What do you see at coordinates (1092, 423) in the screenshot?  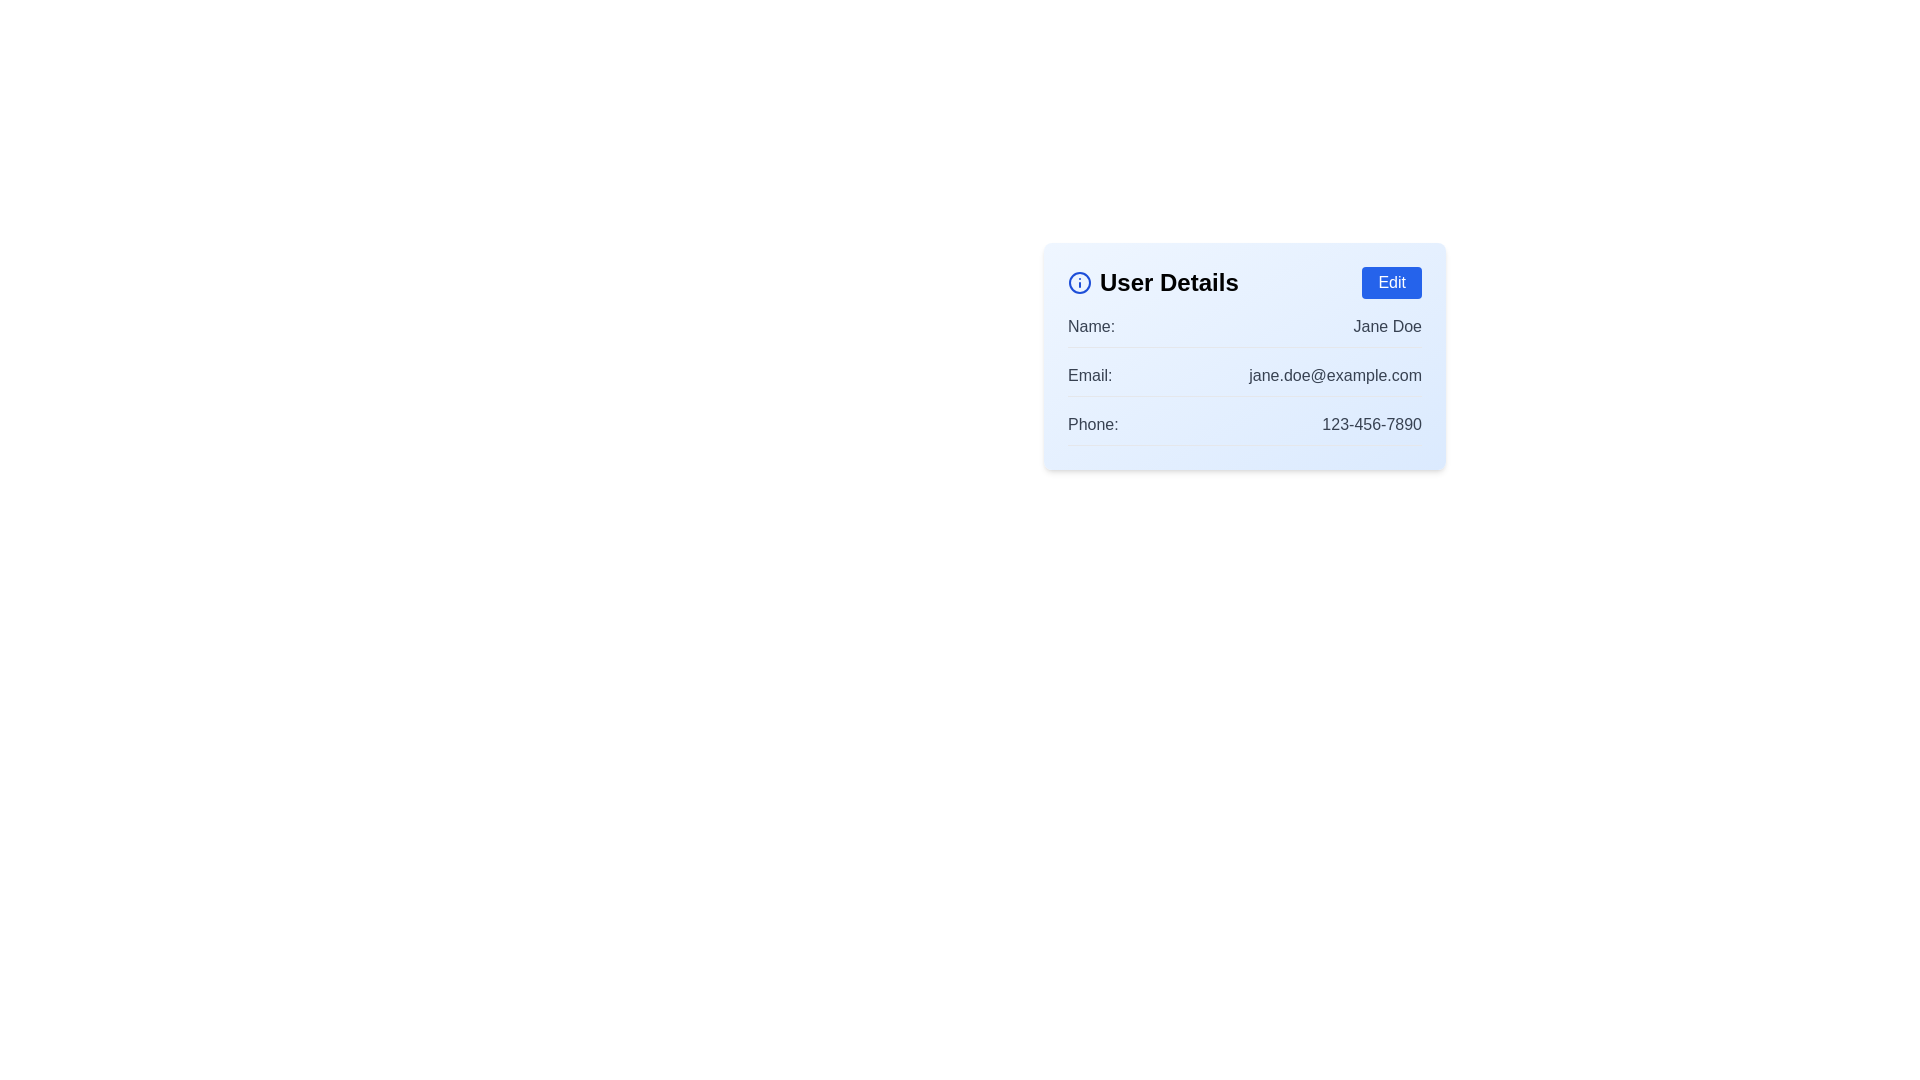 I see `text label that says 'Phone:' which is located in the 'User Details' panel, positioned above the phone number and below the 'Email:' label` at bounding box center [1092, 423].